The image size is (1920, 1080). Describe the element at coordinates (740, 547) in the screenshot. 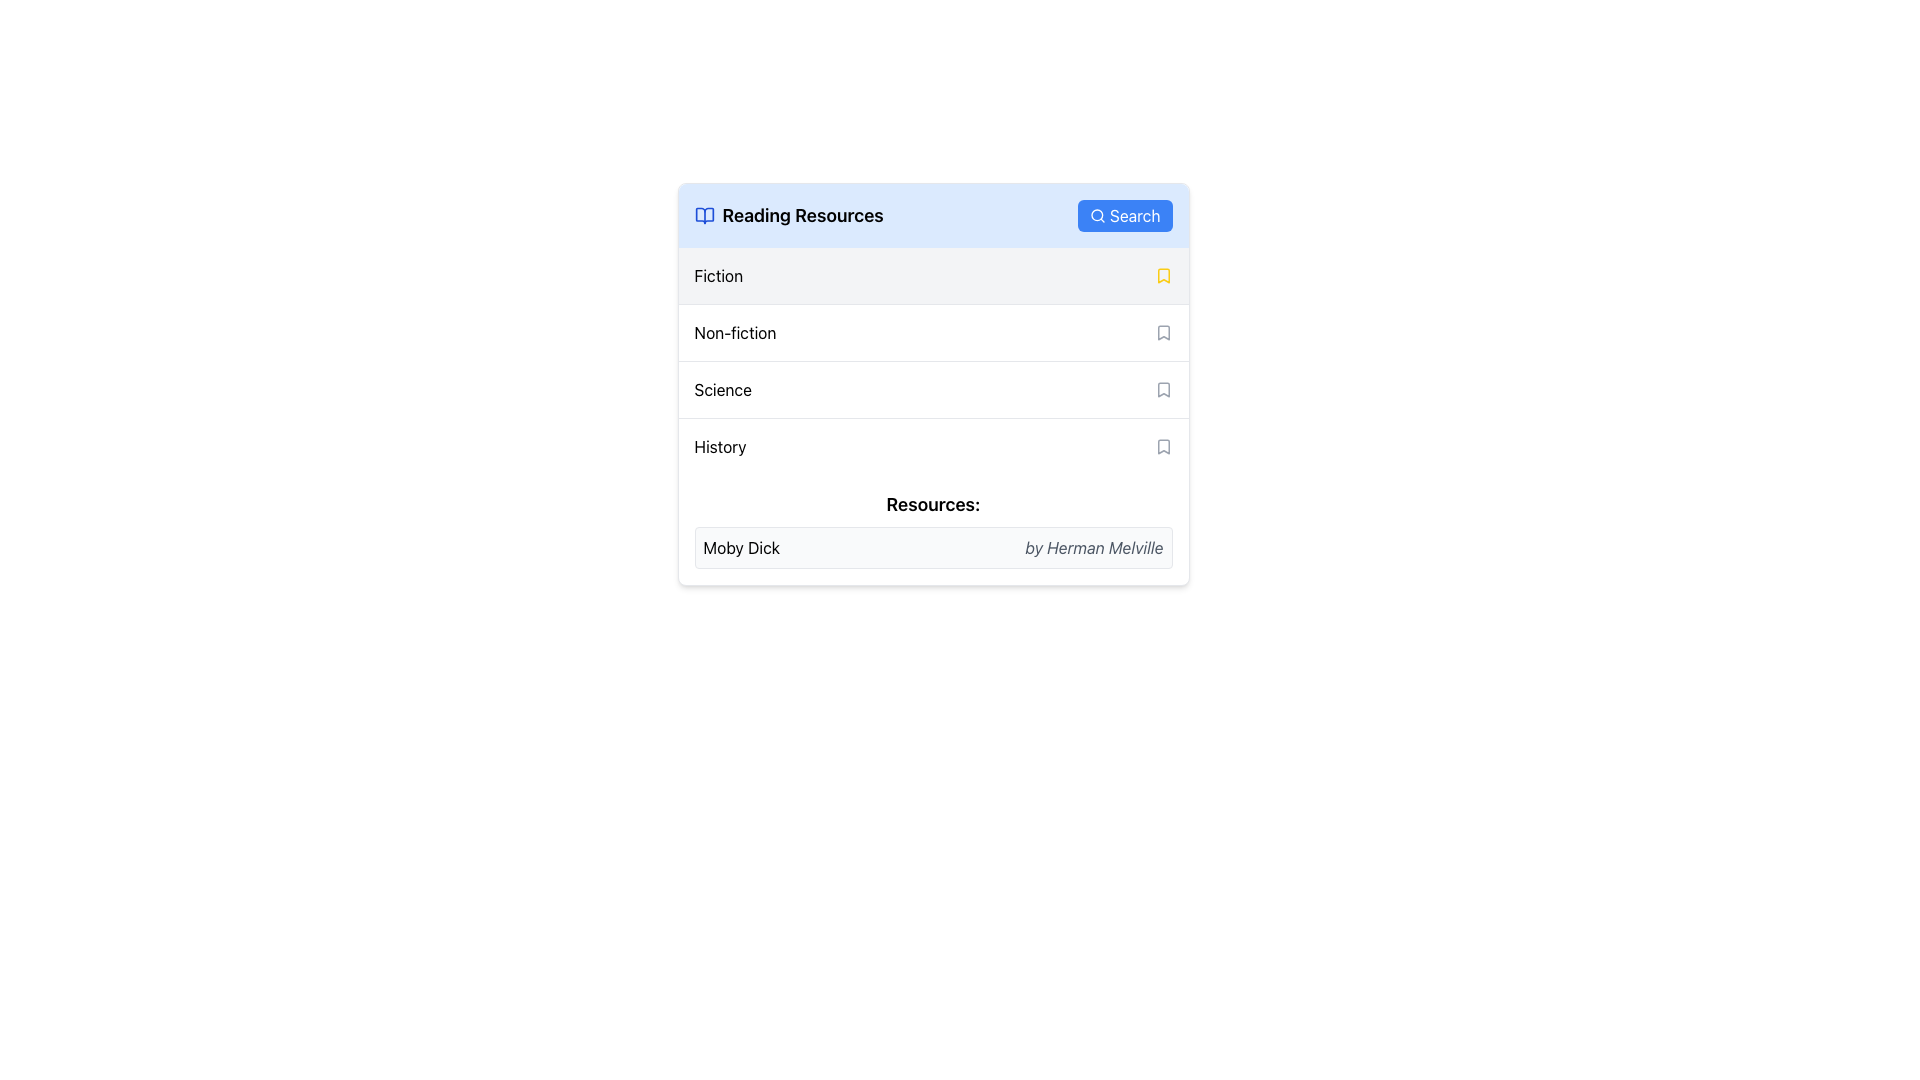

I see `the text label displaying 'Moby Dick' in the 'Resources:' section, which is located in the card layout titled 'Reading Resources'` at that location.